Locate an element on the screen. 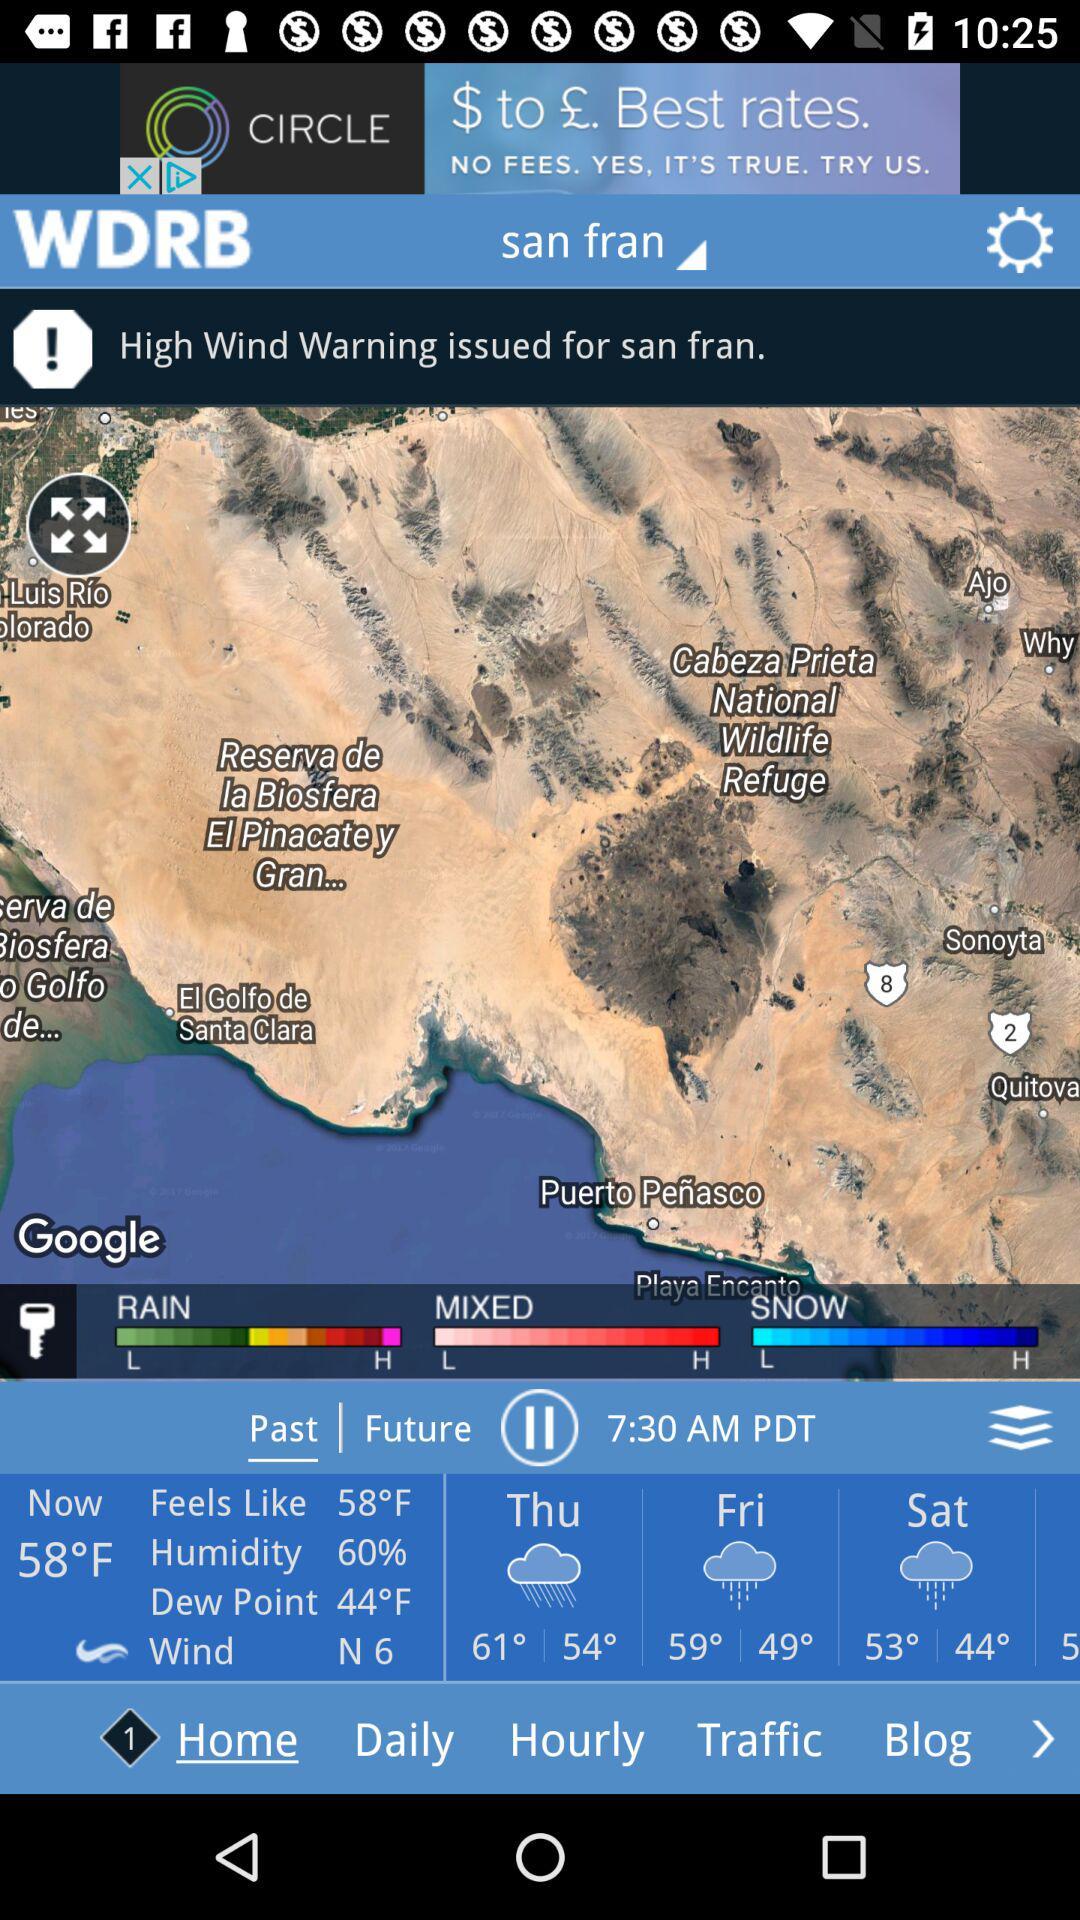  the menu icon is located at coordinates (131, 240).